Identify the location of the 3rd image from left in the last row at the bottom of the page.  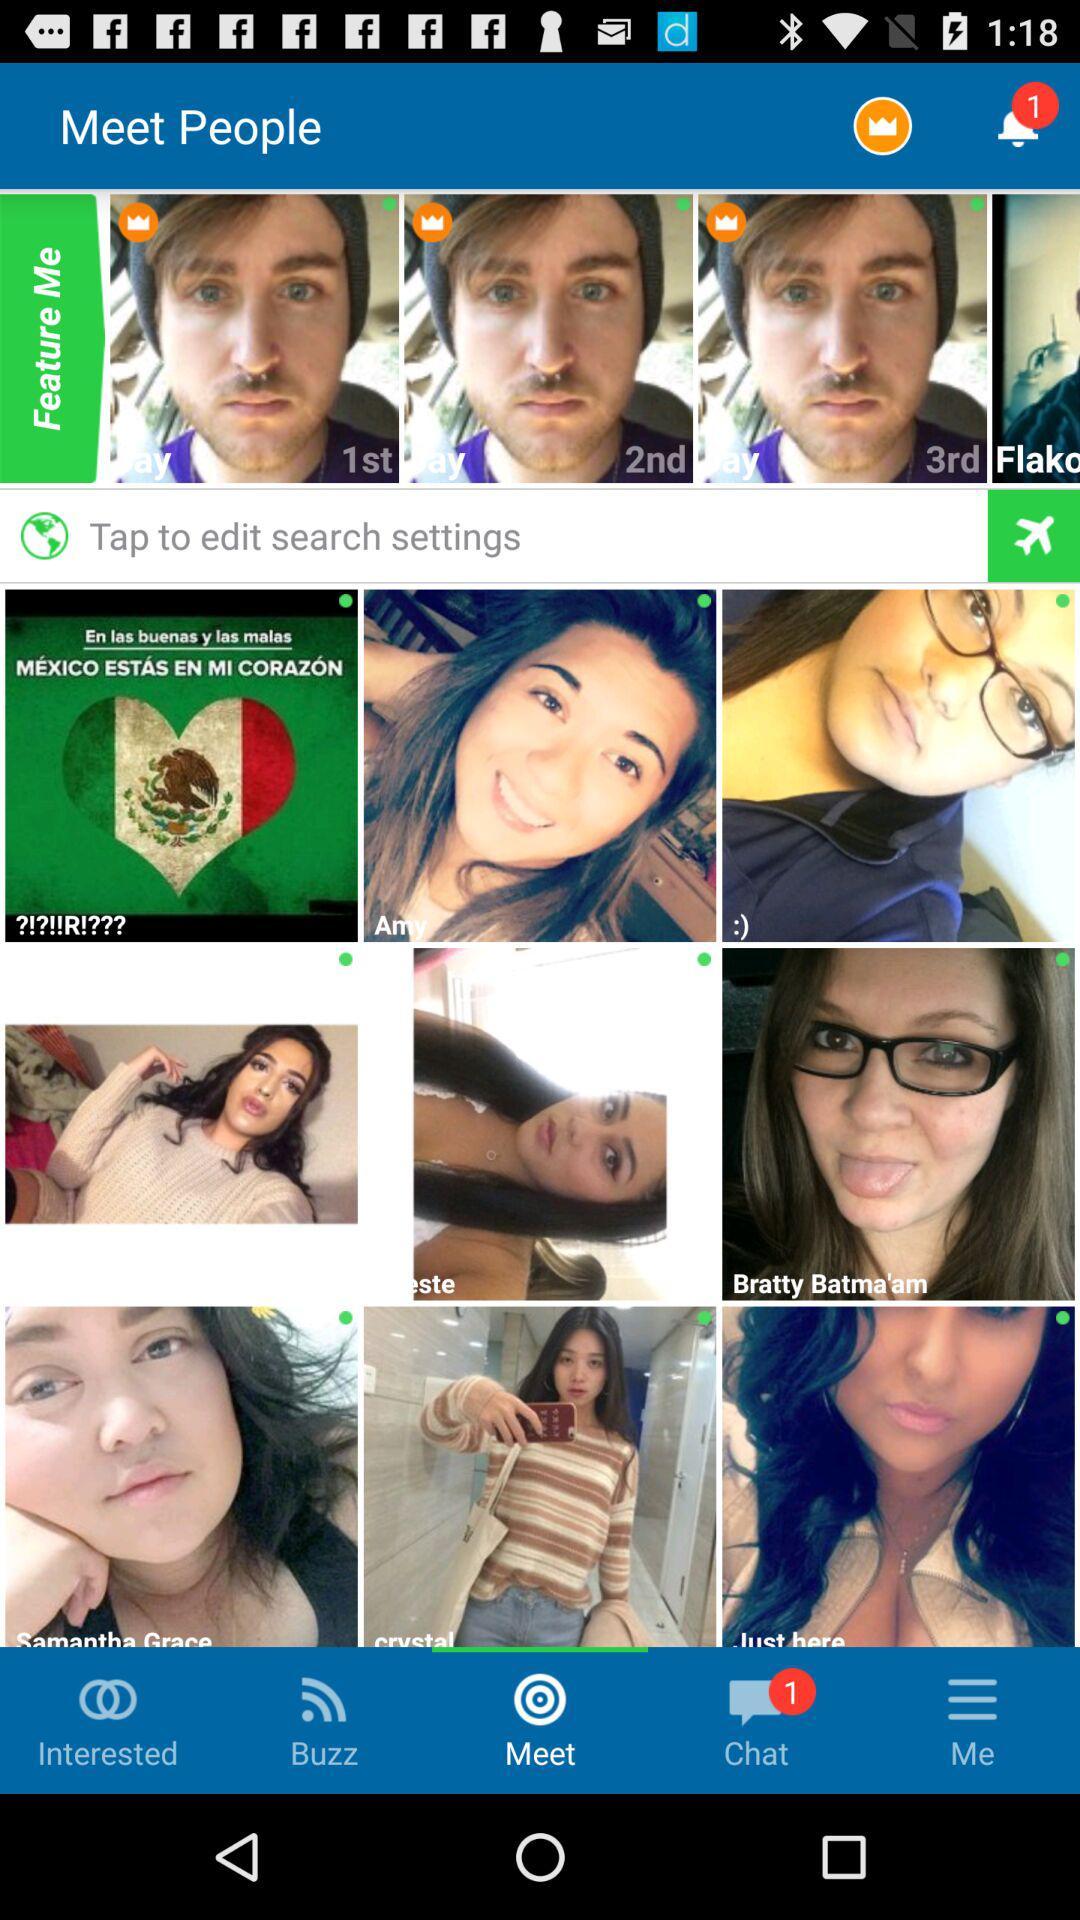
(897, 1473).